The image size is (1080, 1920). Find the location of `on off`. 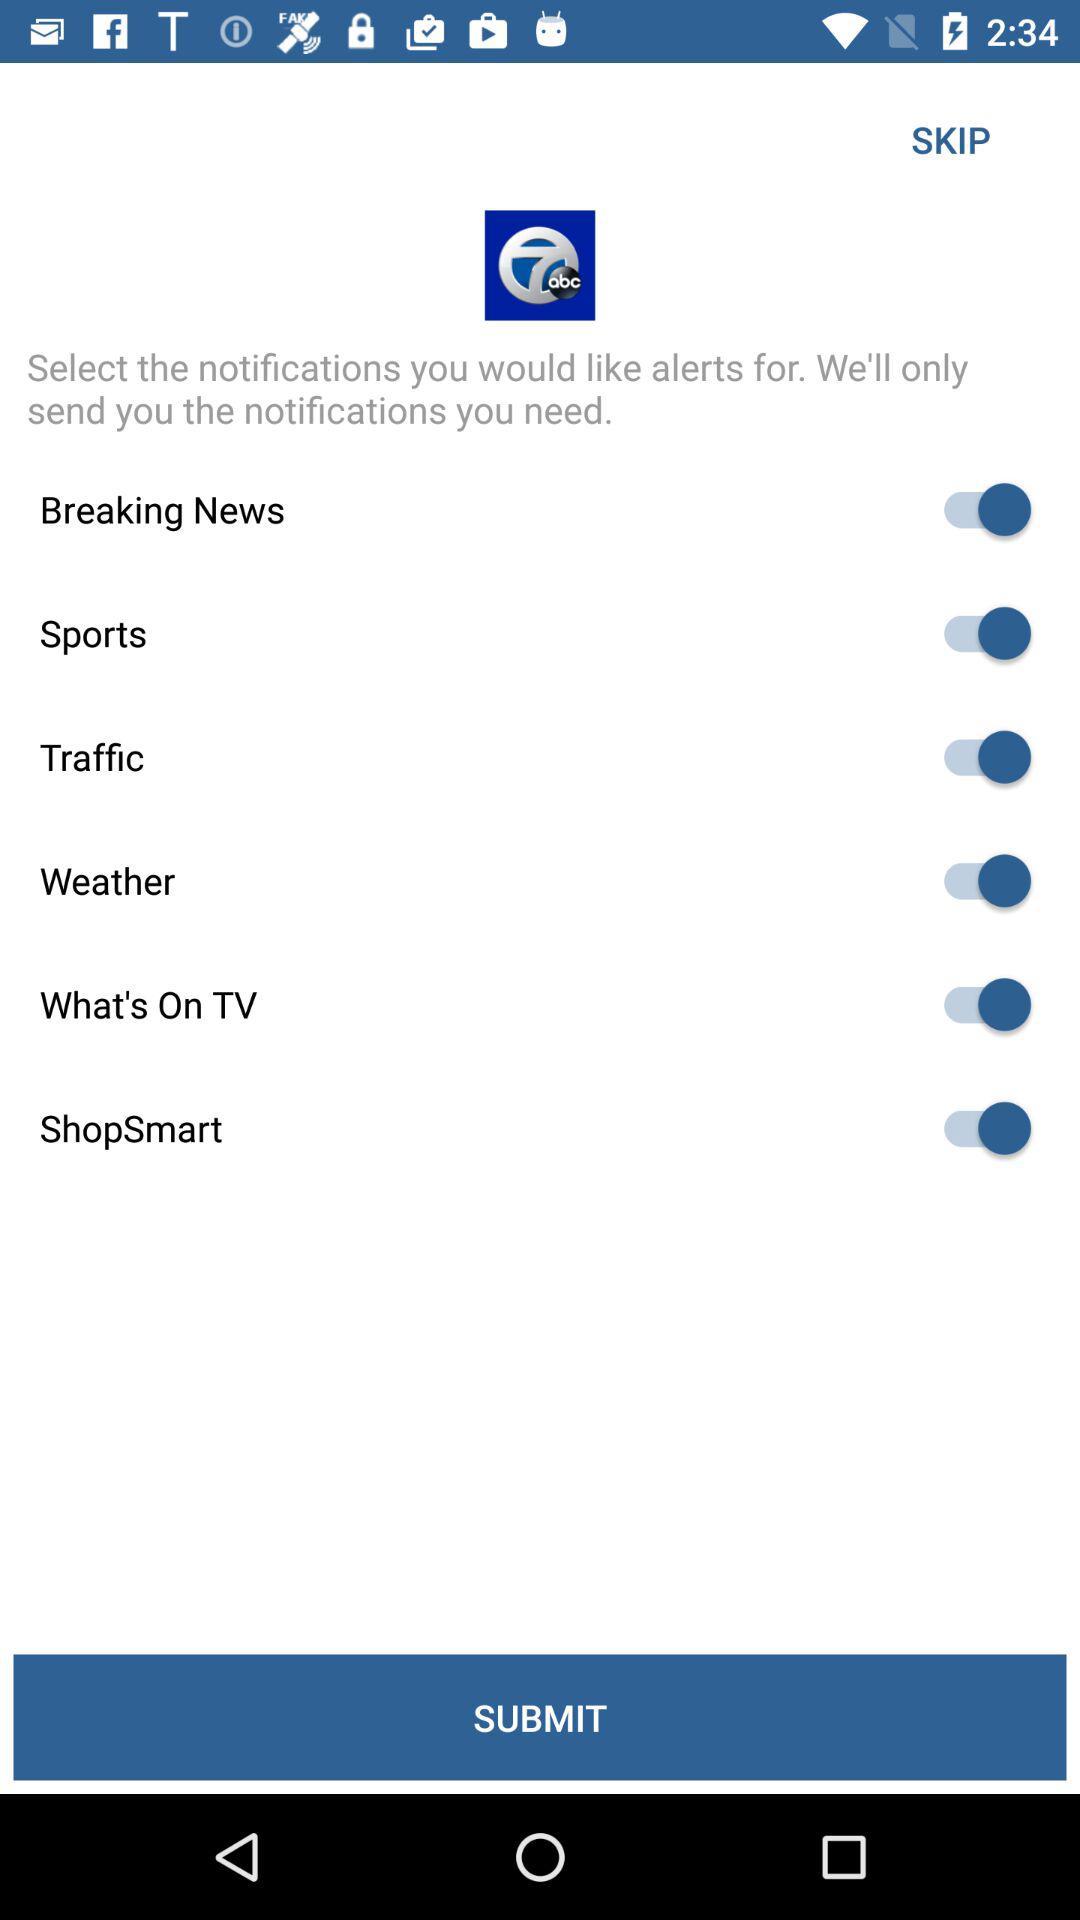

on off is located at coordinates (977, 509).